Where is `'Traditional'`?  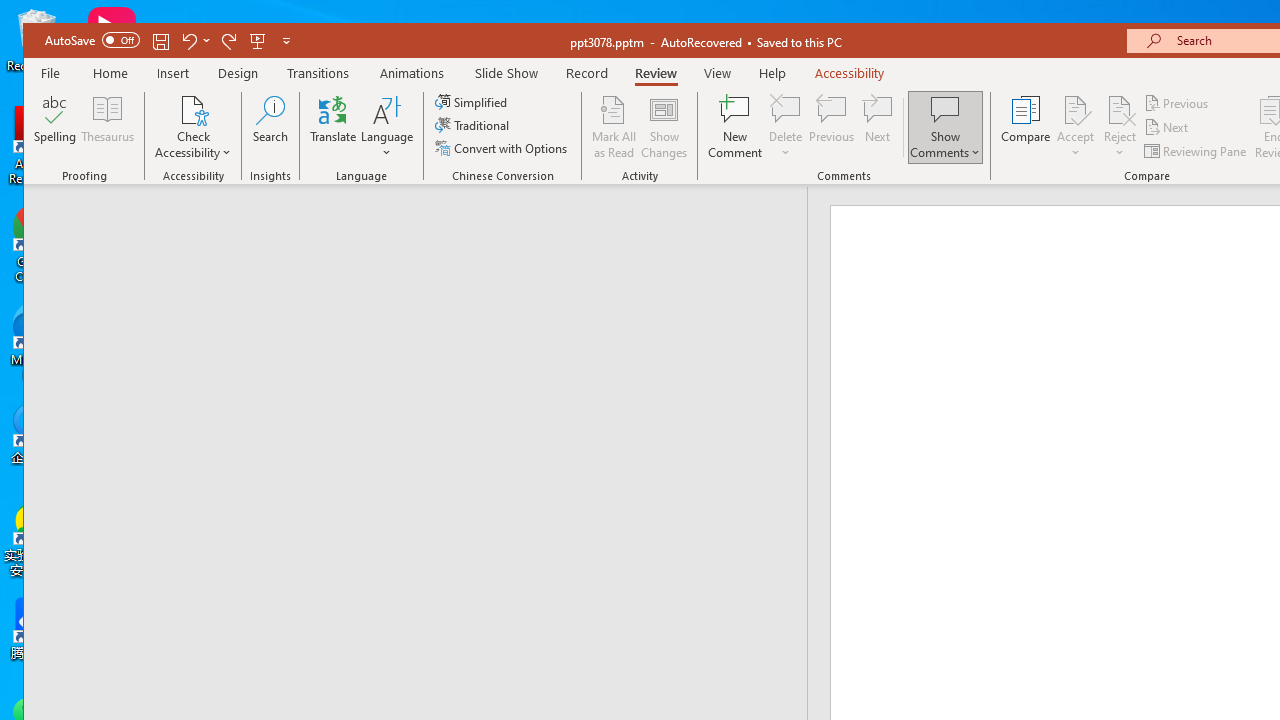 'Traditional' is located at coordinates (473, 125).